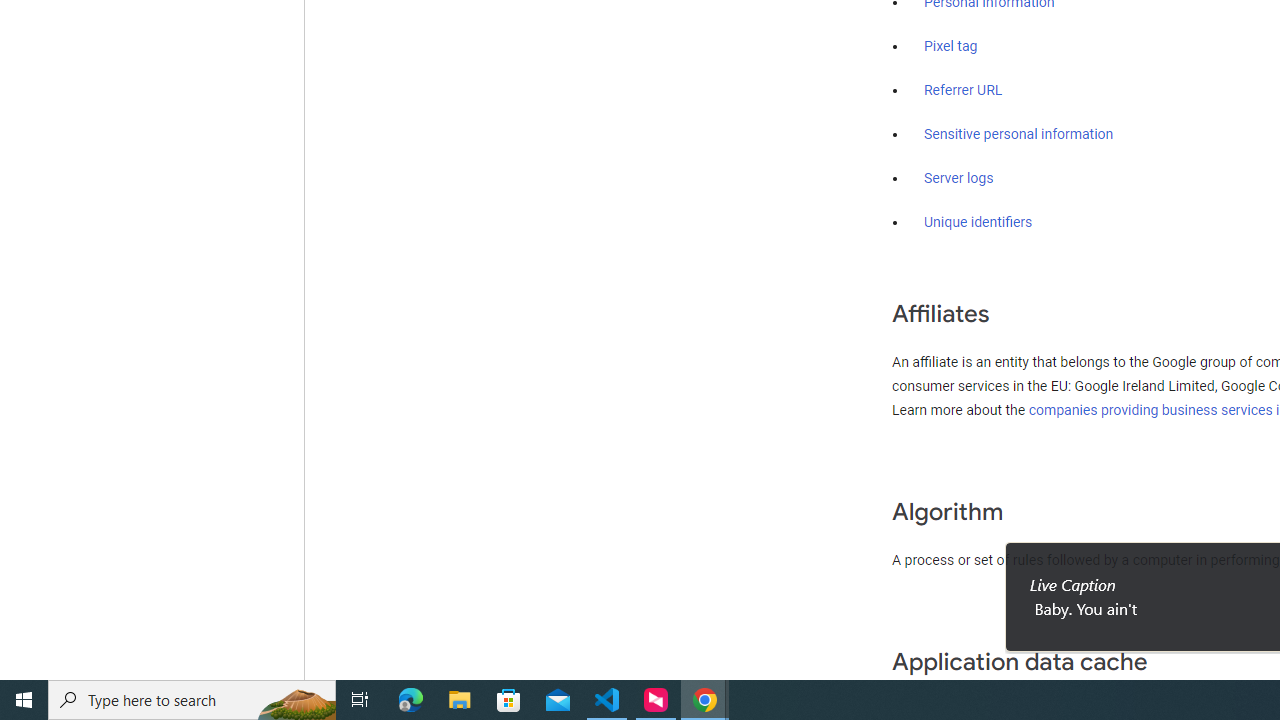  Describe the element at coordinates (950, 46) in the screenshot. I see `'Pixel tag'` at that location.